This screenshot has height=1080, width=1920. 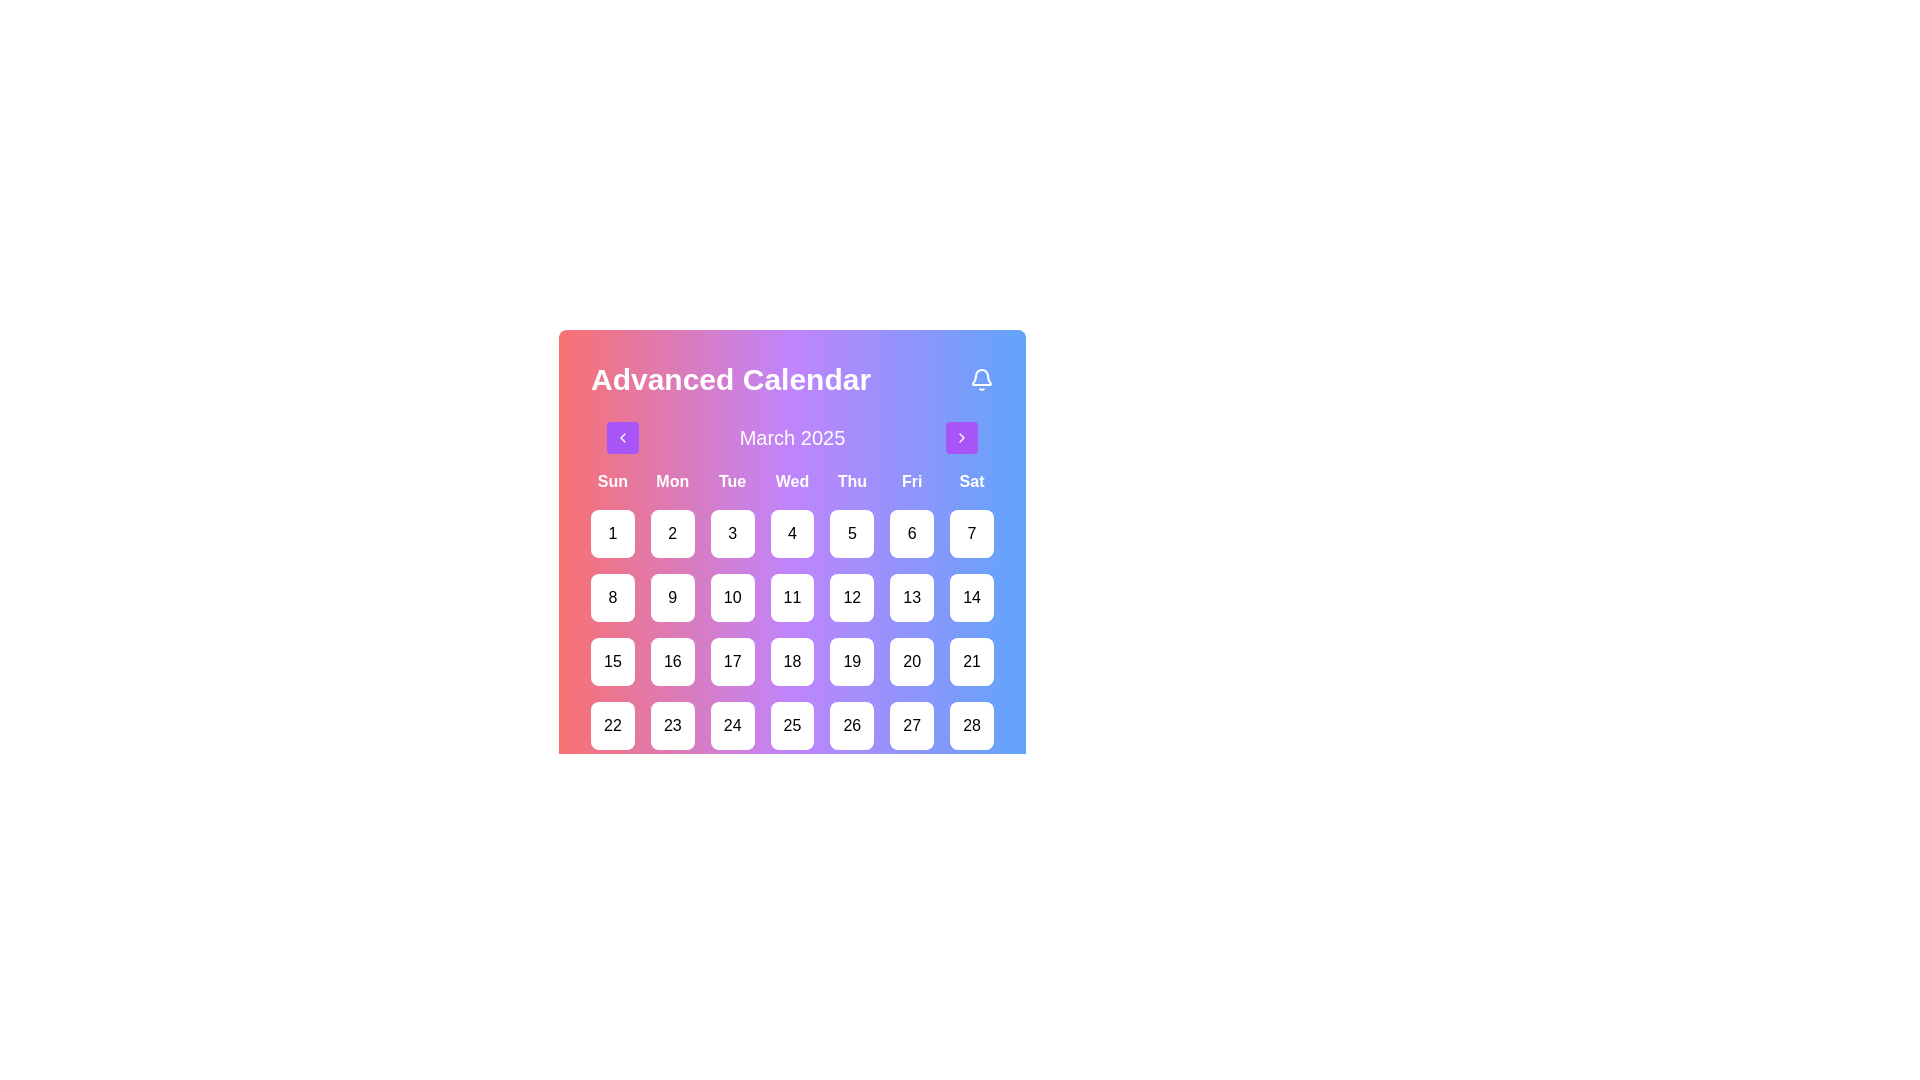 I want to click on the interactive calendar date cell displaying '28' in the last column of the fifth row, so click(x=972, y=725).